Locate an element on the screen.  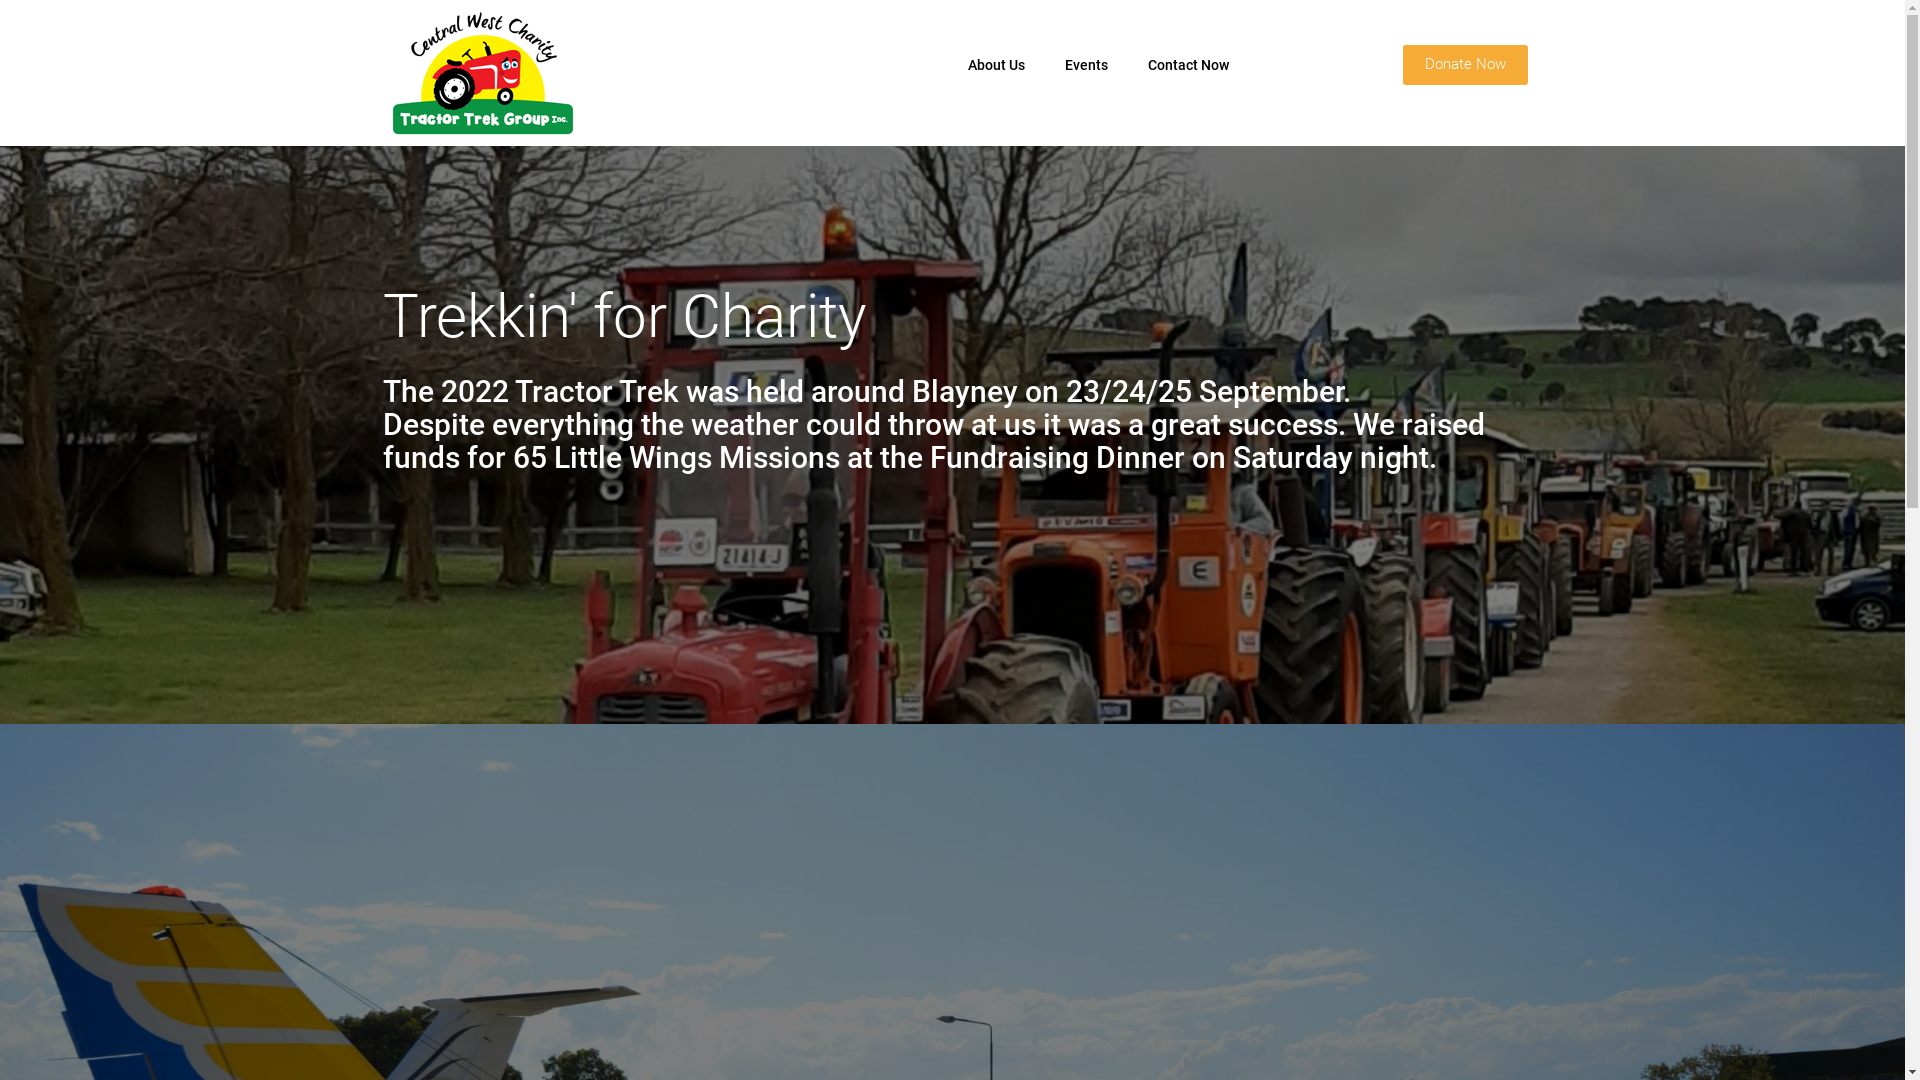
'Events' is located at coordinates (1085, 64).